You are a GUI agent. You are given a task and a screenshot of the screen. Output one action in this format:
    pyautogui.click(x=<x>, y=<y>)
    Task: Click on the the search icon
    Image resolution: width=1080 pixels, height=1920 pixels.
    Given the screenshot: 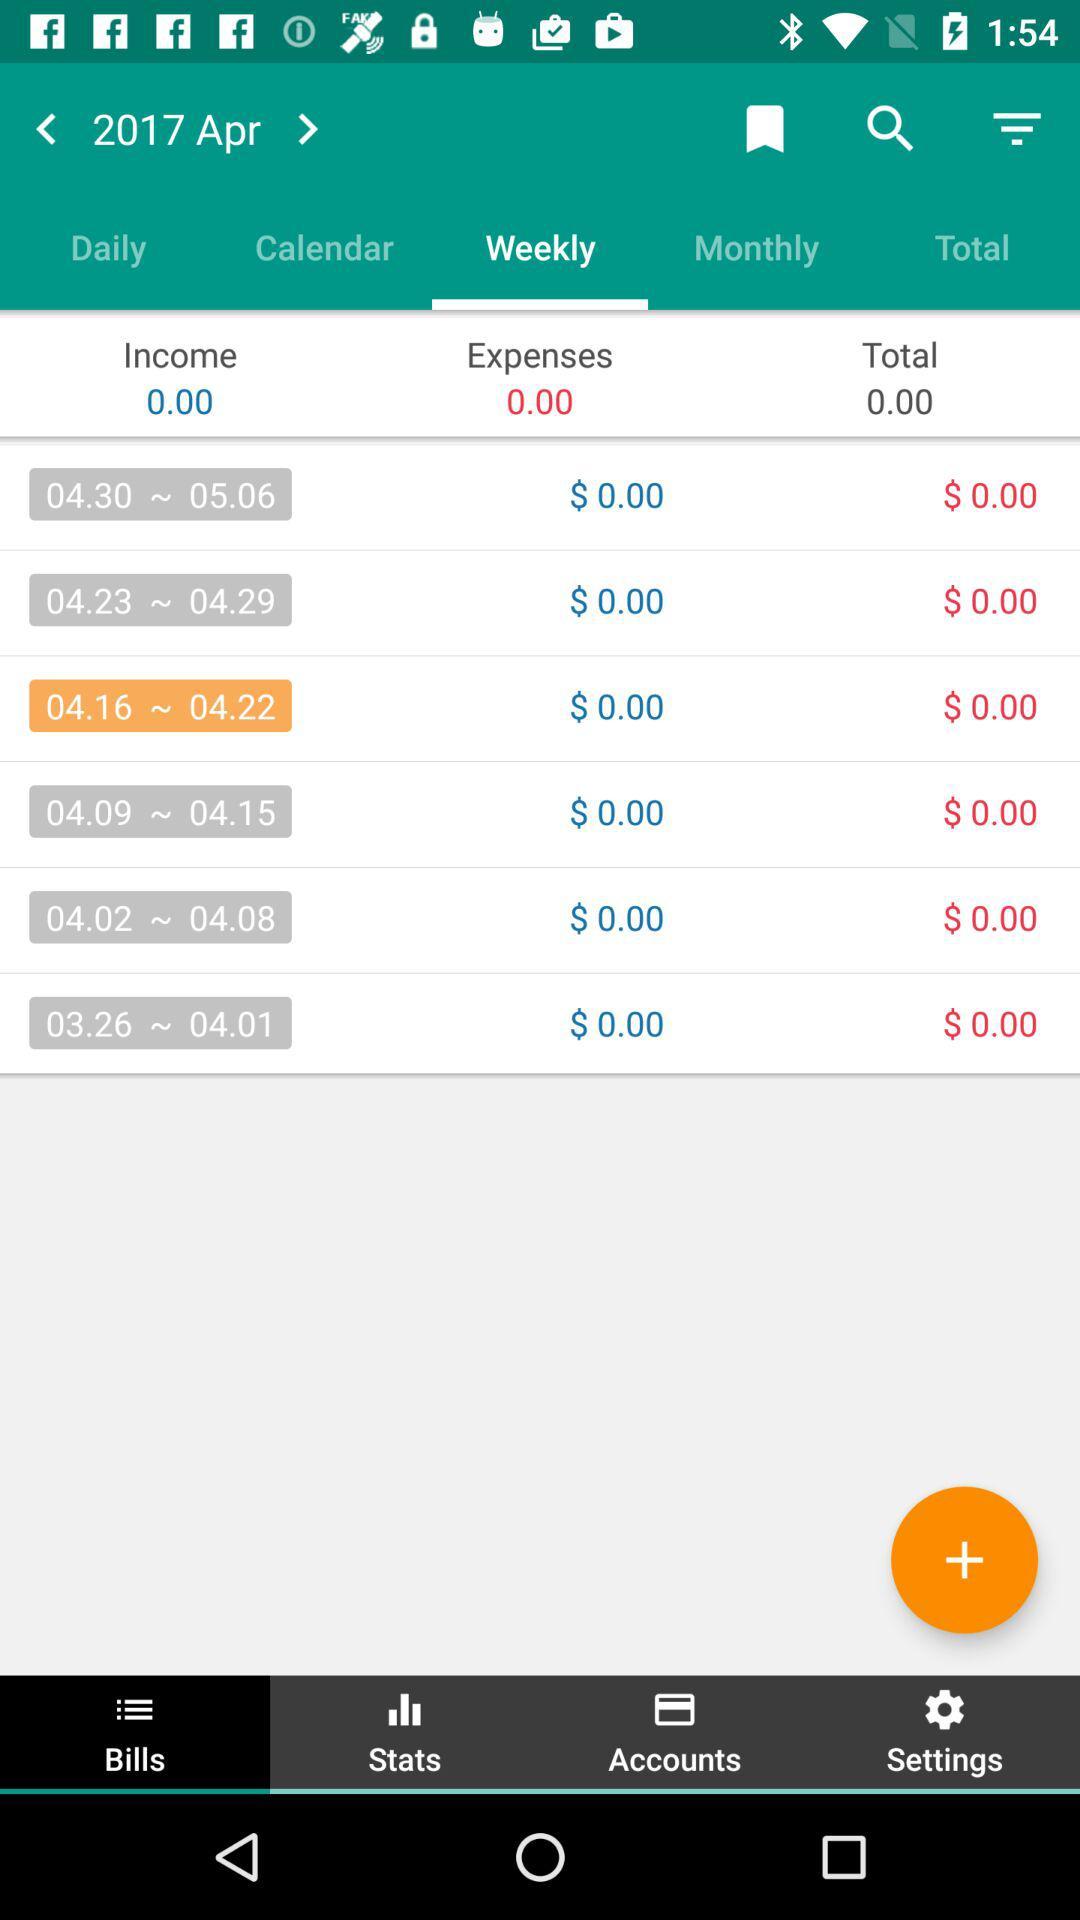 What is the action you would take?
    pyautogui.click(x=890, y=127)
    